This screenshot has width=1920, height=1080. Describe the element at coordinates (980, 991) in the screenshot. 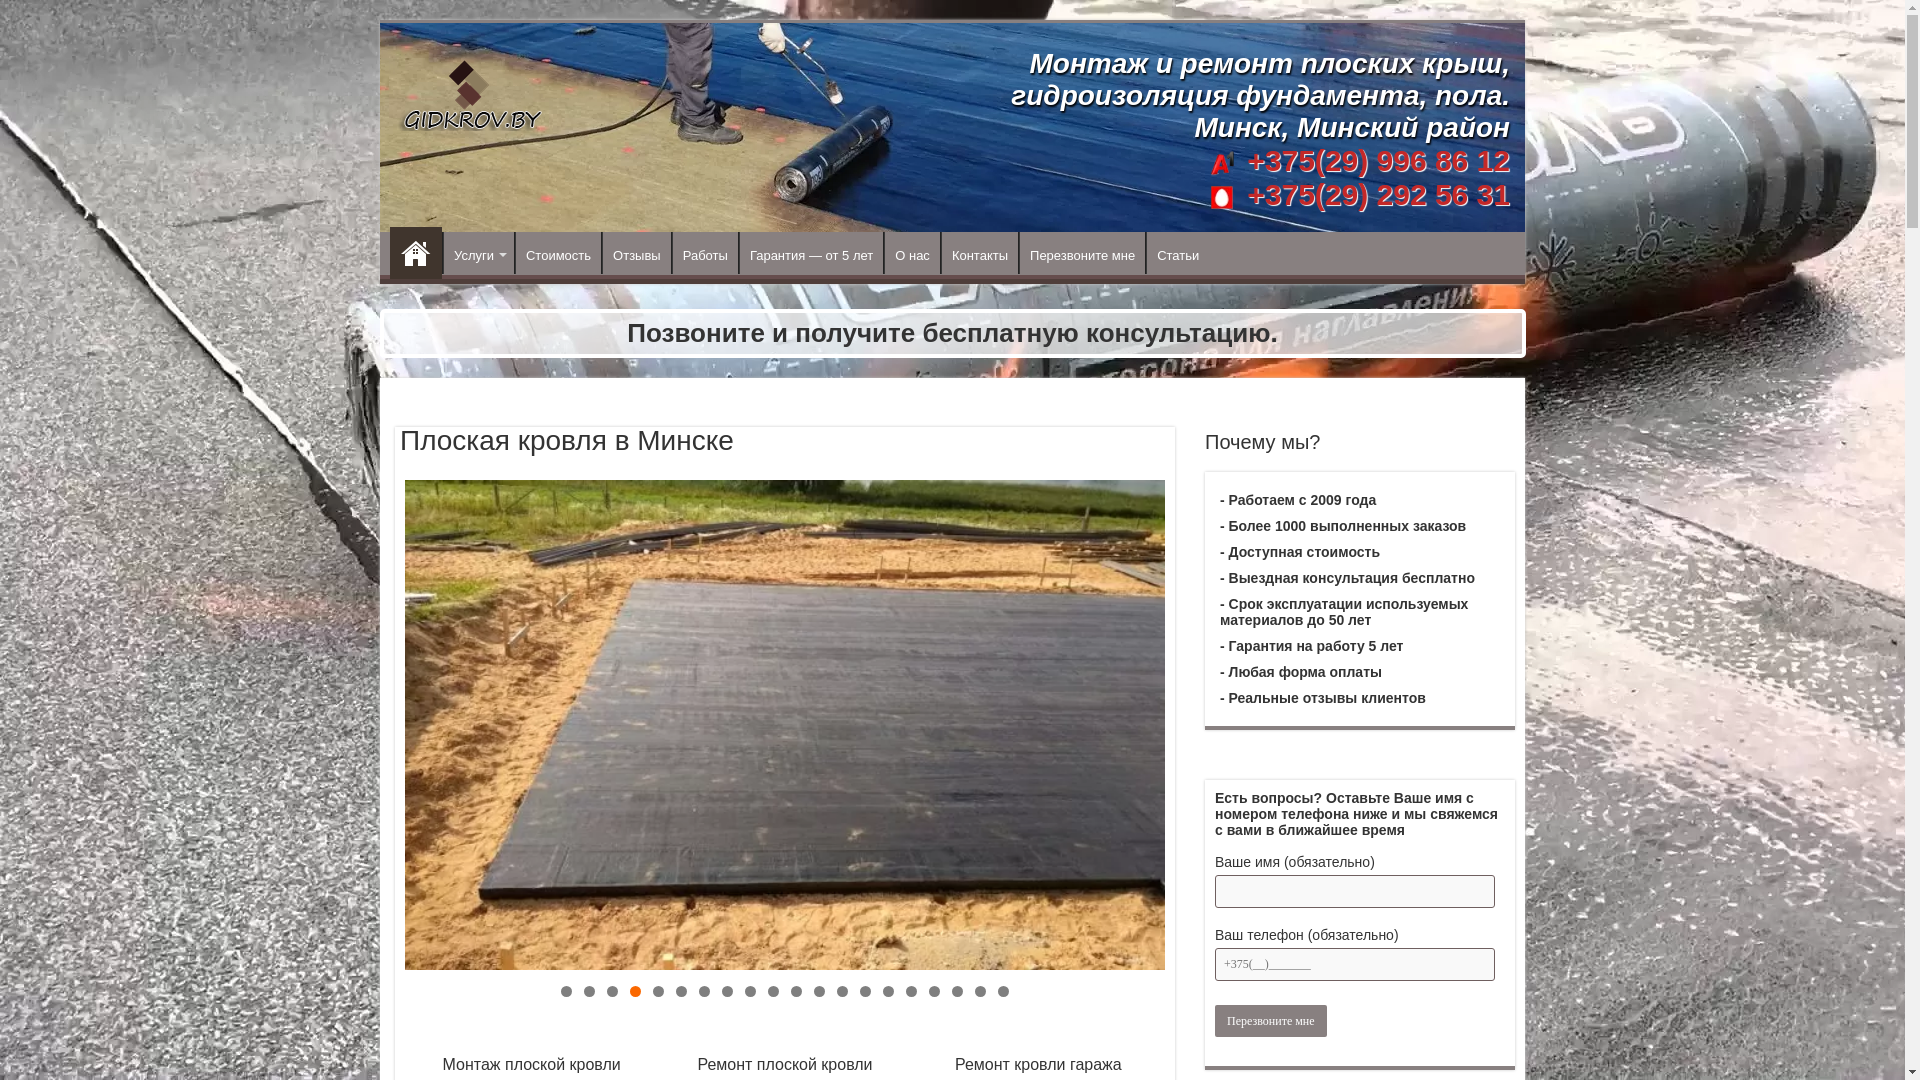

I see `'19'` at that location.